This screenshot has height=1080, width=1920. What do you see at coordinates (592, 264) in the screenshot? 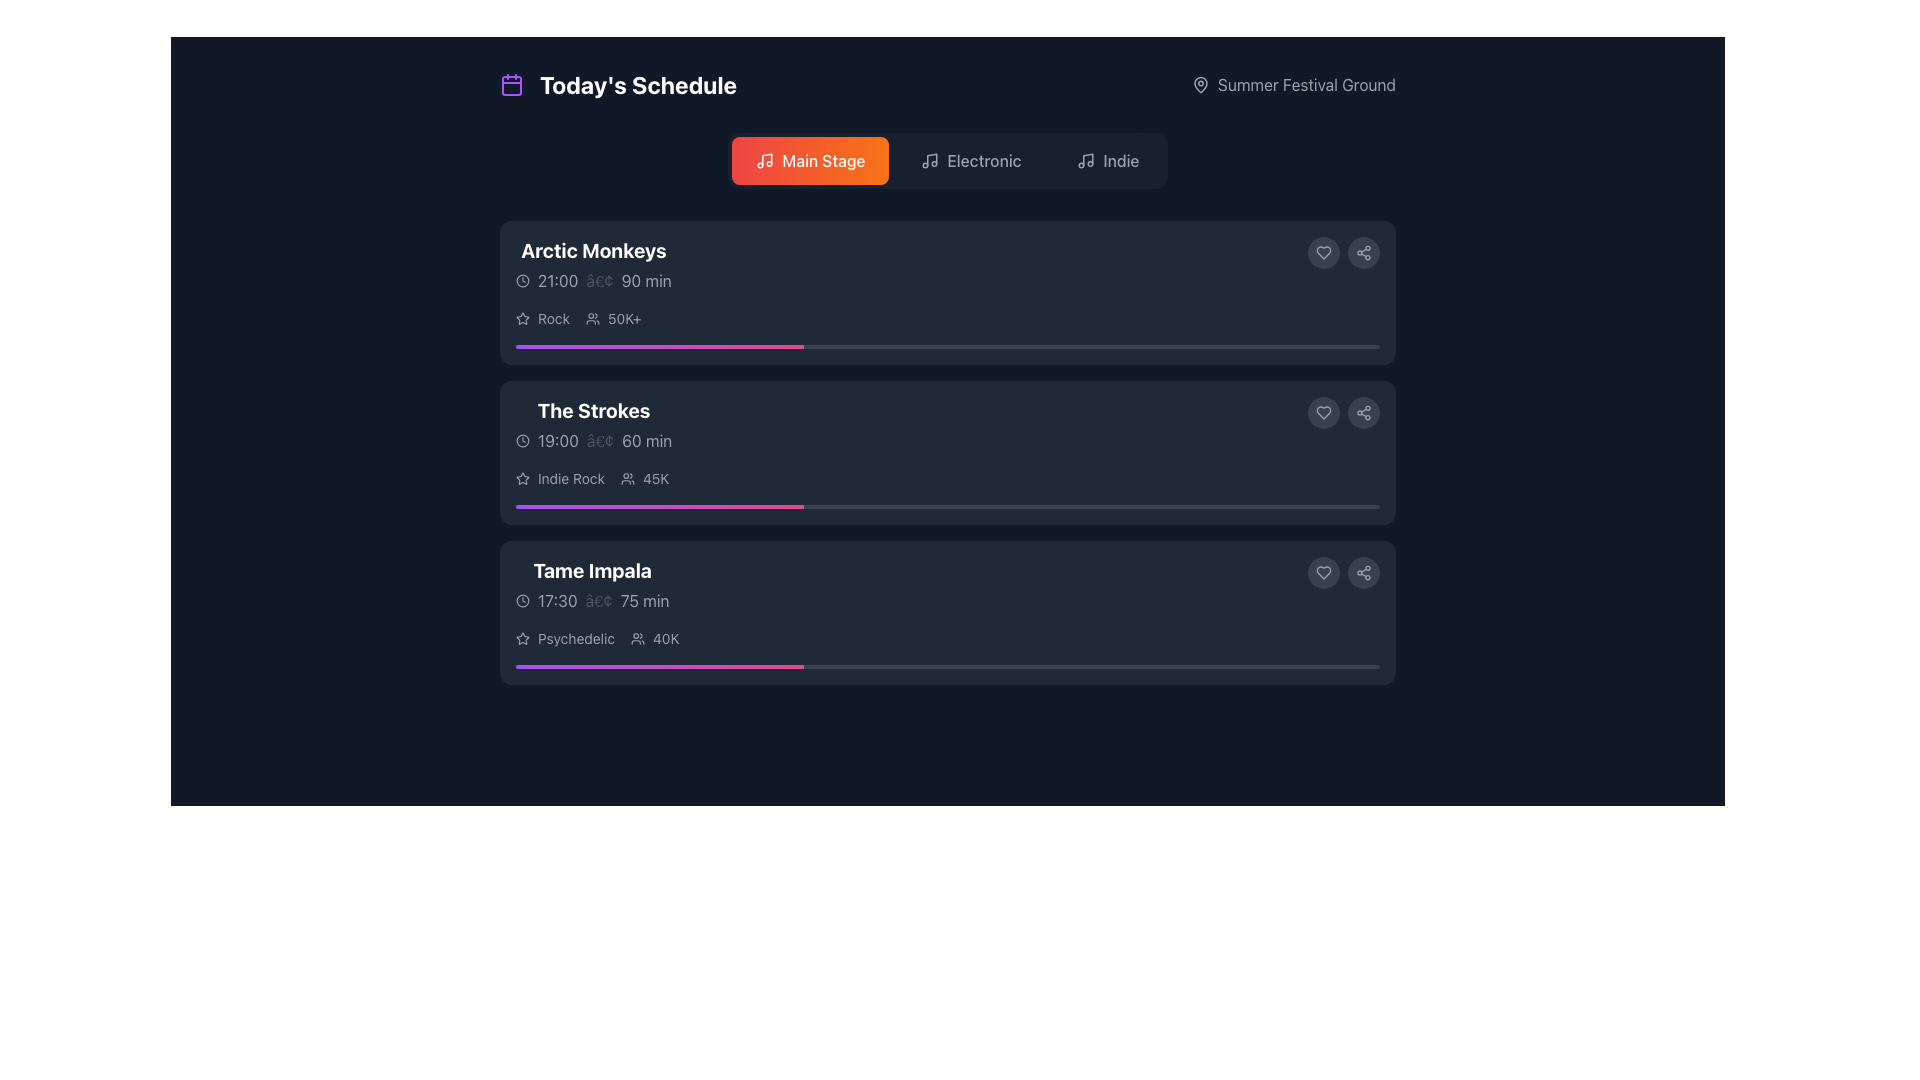
I see `the Informational Text Cluster for the event 'Arctic Monkeys' located in the first event card under the 'Main Stage' section` at bounding box center [592, 264].